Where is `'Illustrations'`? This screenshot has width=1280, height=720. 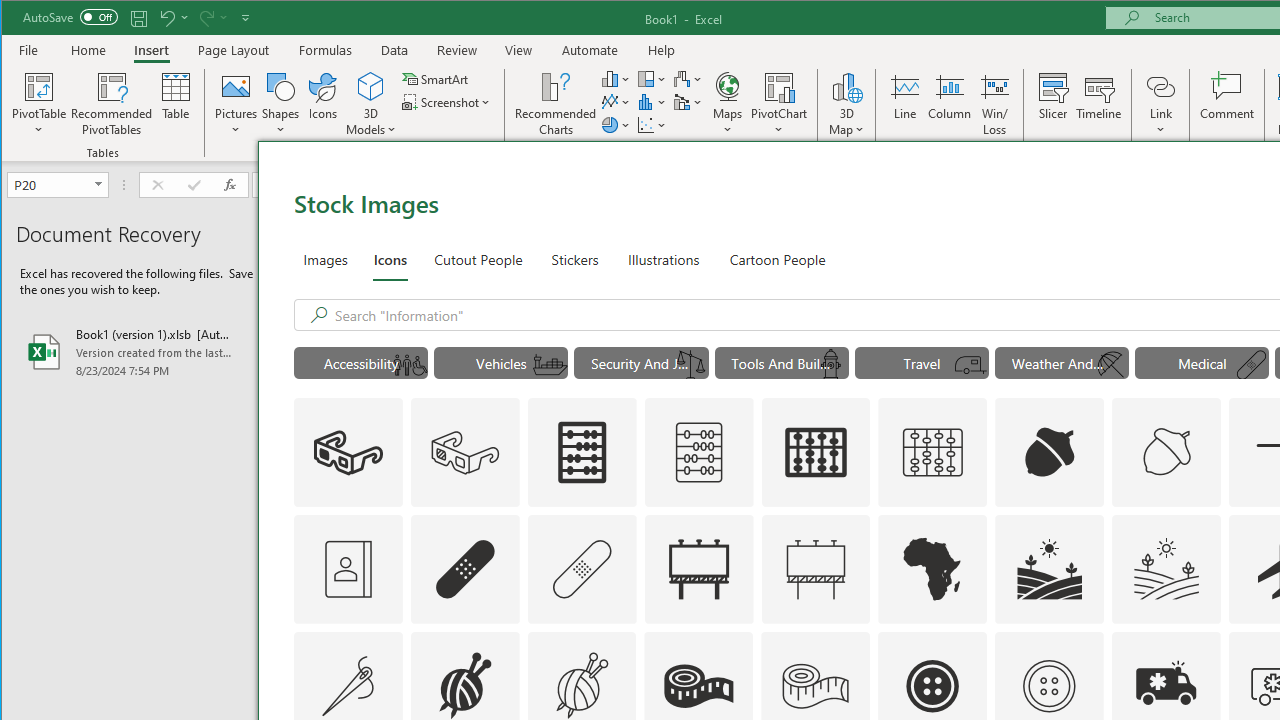
'Illustrations' is located at coordinates (663, 257).